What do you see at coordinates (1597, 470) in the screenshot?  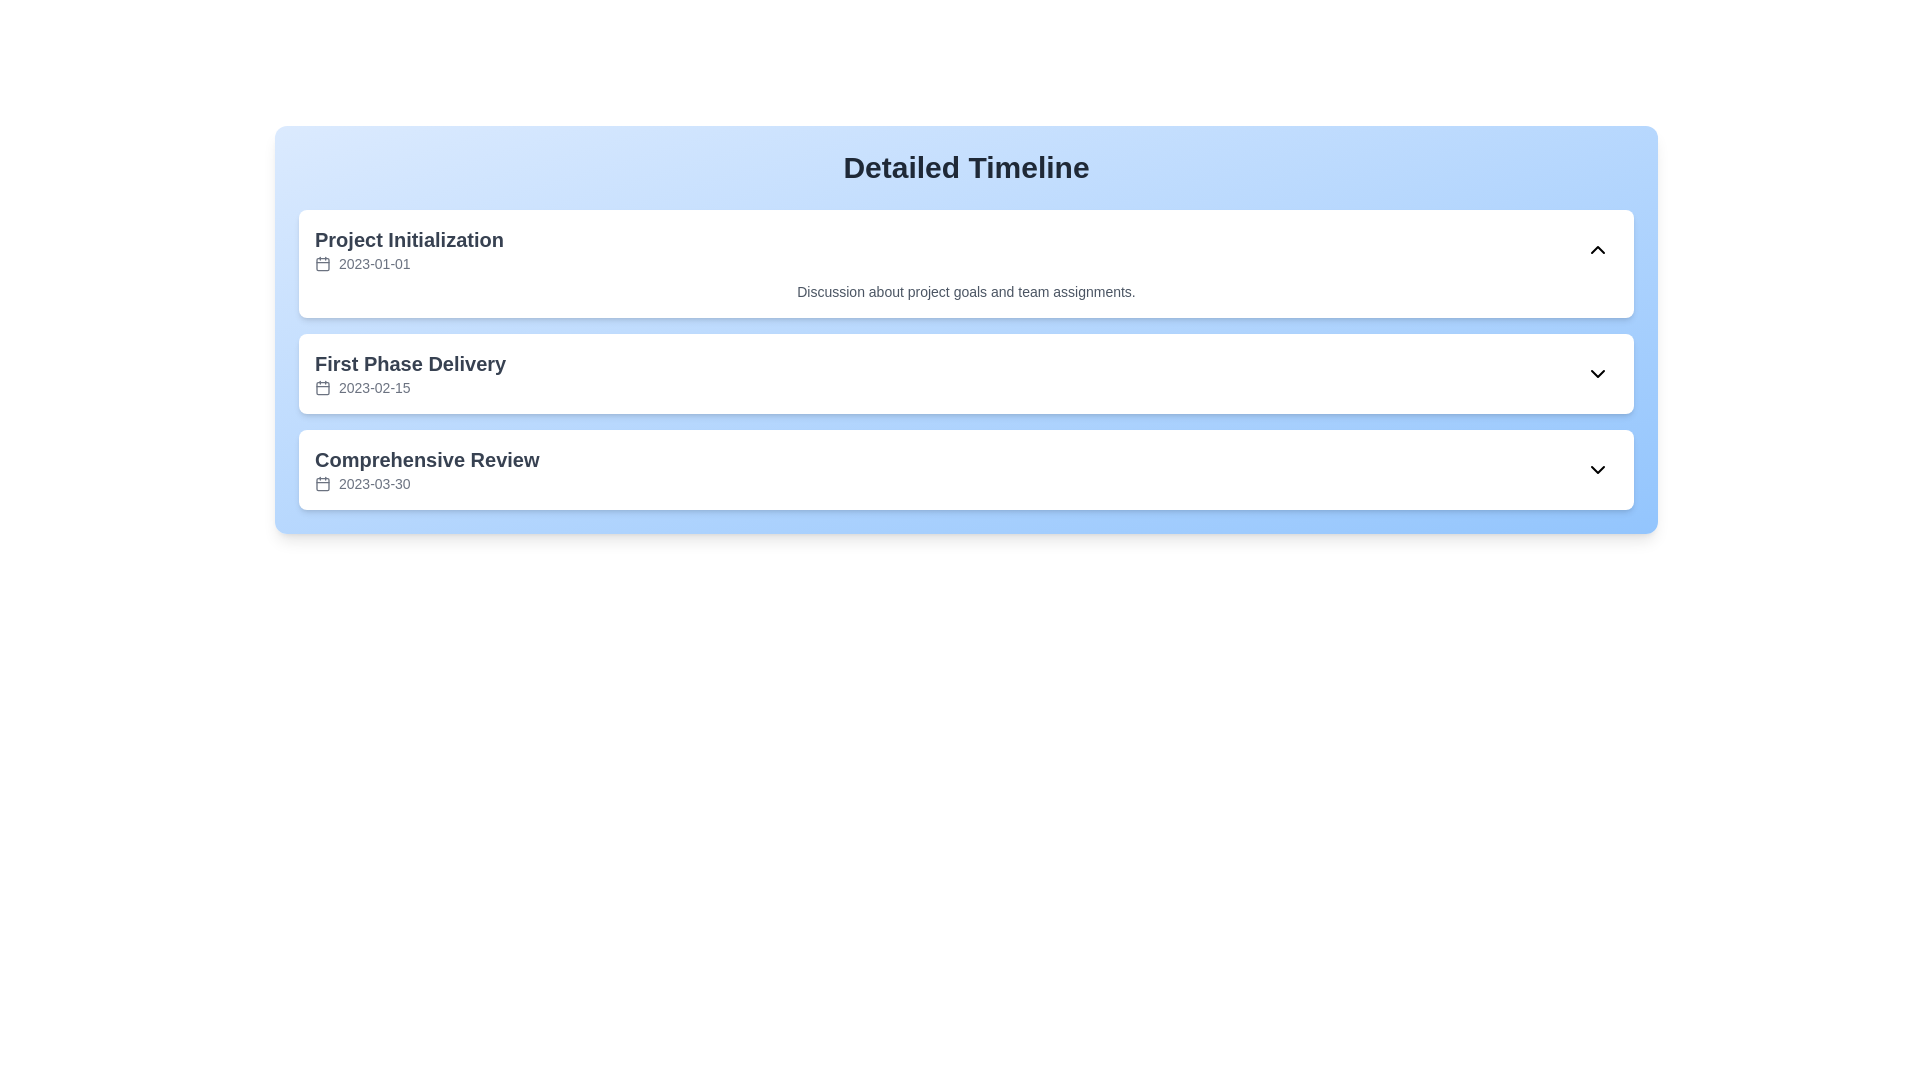 I see `the toggle button with a chevron icon for the 'Comprehensive Review' entry in the timeline` at bounding box center [1597, 470].